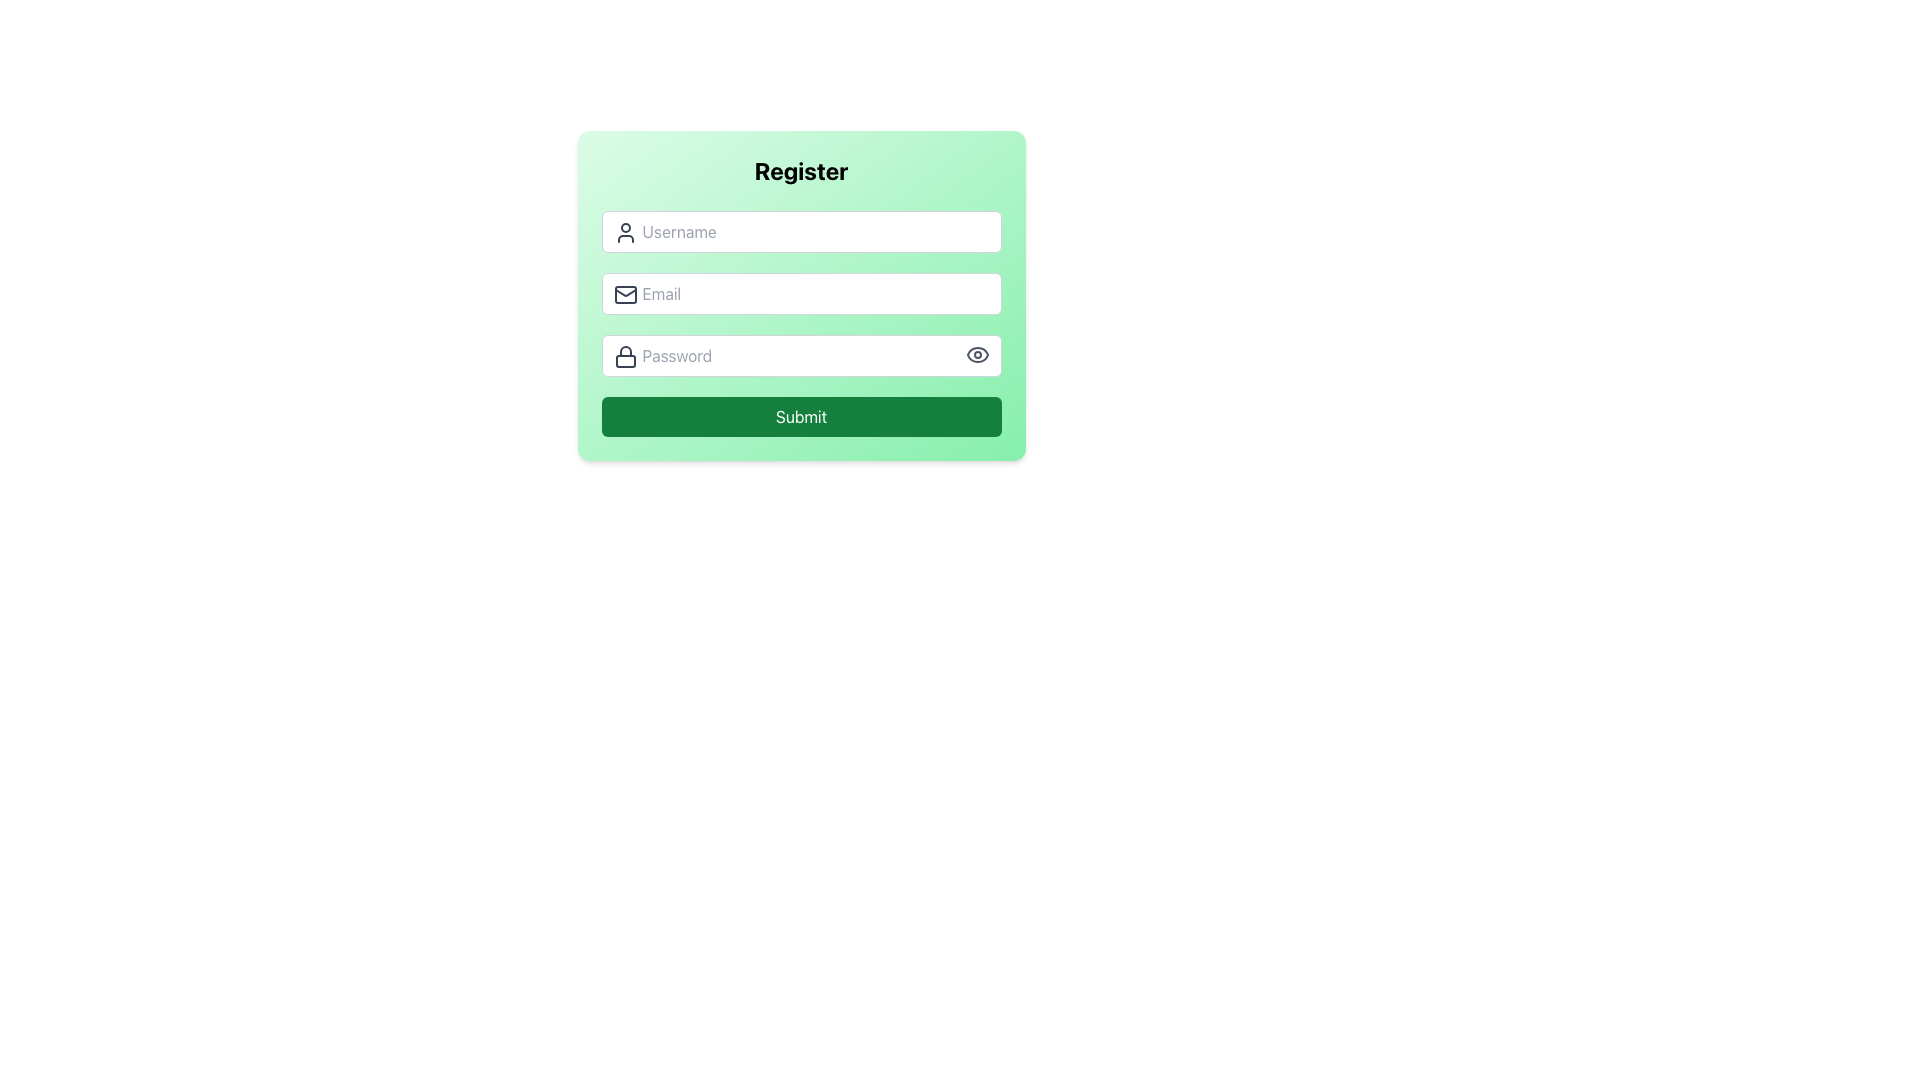 The height and width of the screenshot is (1080, 1920). Describe the element at coordinates (977, 353) in the screenshot. I see `the button at the far right end of the password input field` at that location.